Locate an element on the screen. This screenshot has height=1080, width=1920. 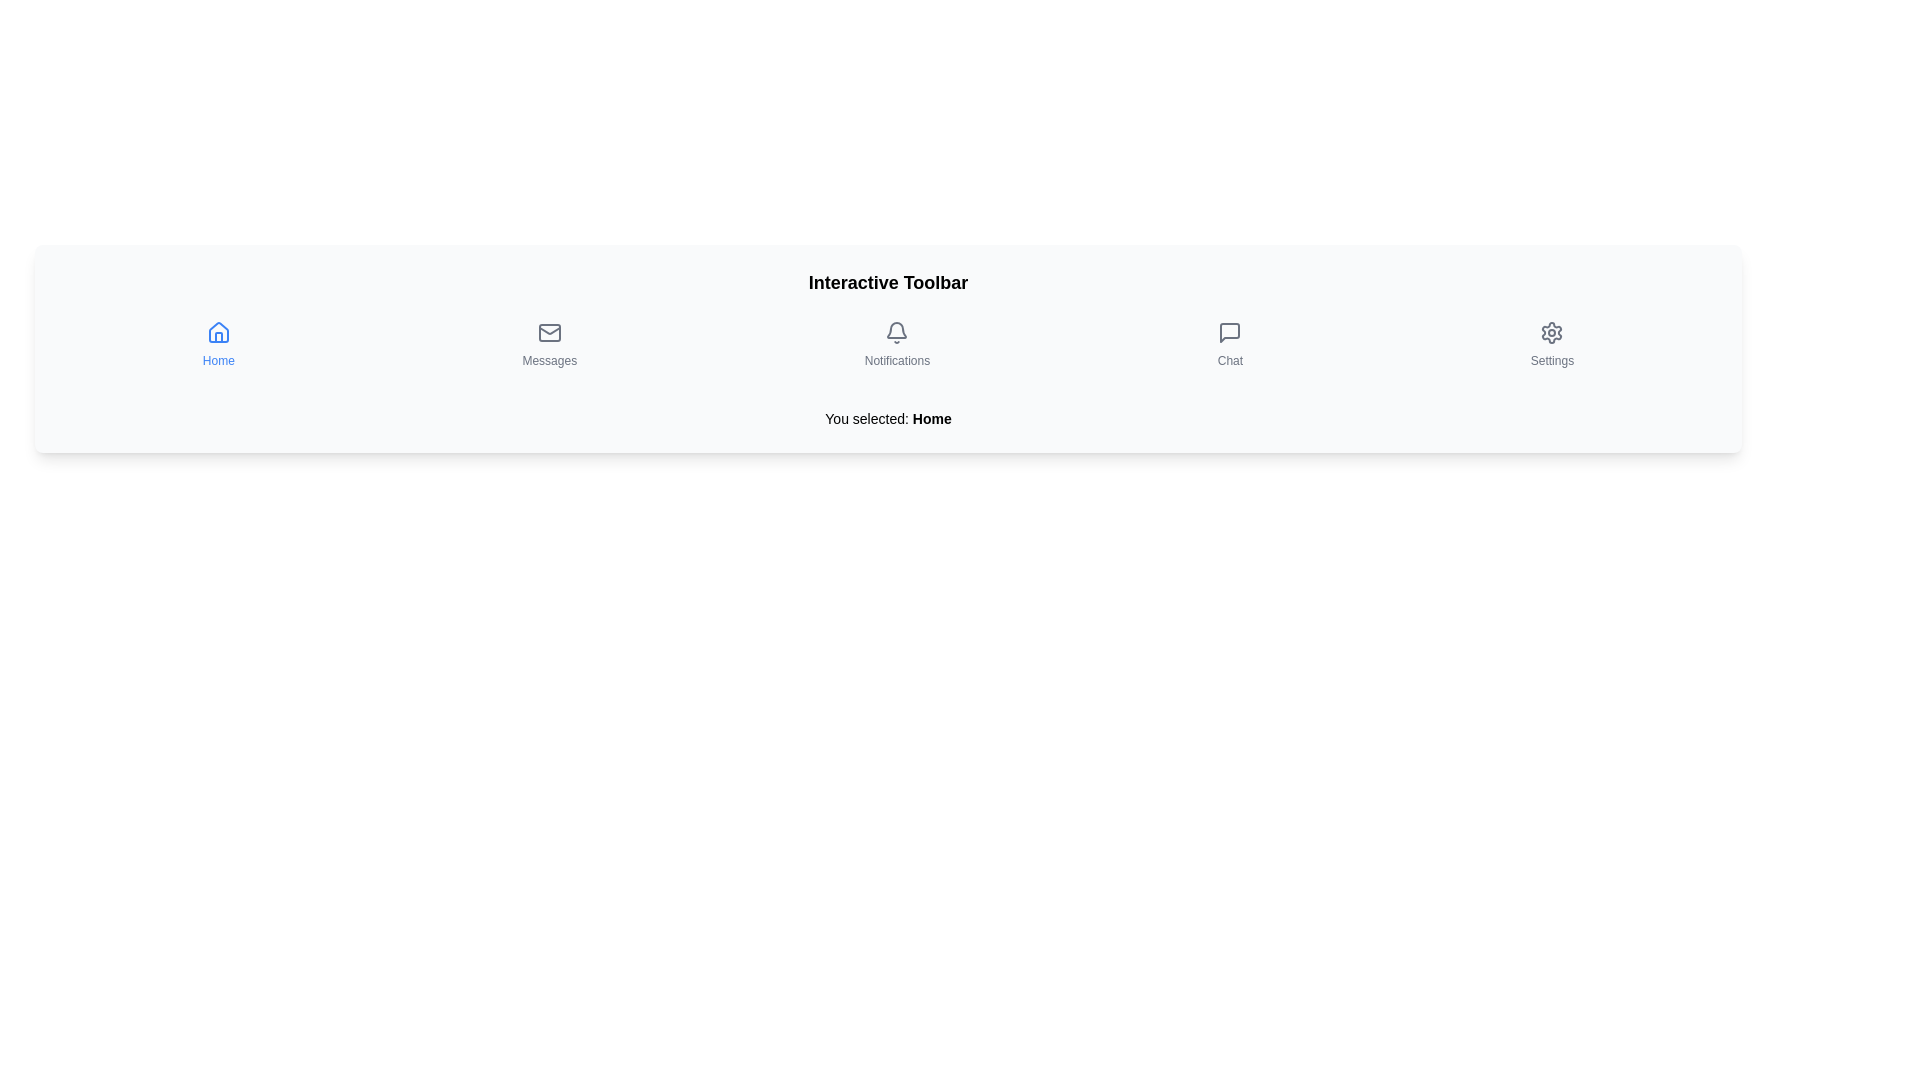
the 'Chat' button in the navigation bar is located at coordinates (1229, 343).